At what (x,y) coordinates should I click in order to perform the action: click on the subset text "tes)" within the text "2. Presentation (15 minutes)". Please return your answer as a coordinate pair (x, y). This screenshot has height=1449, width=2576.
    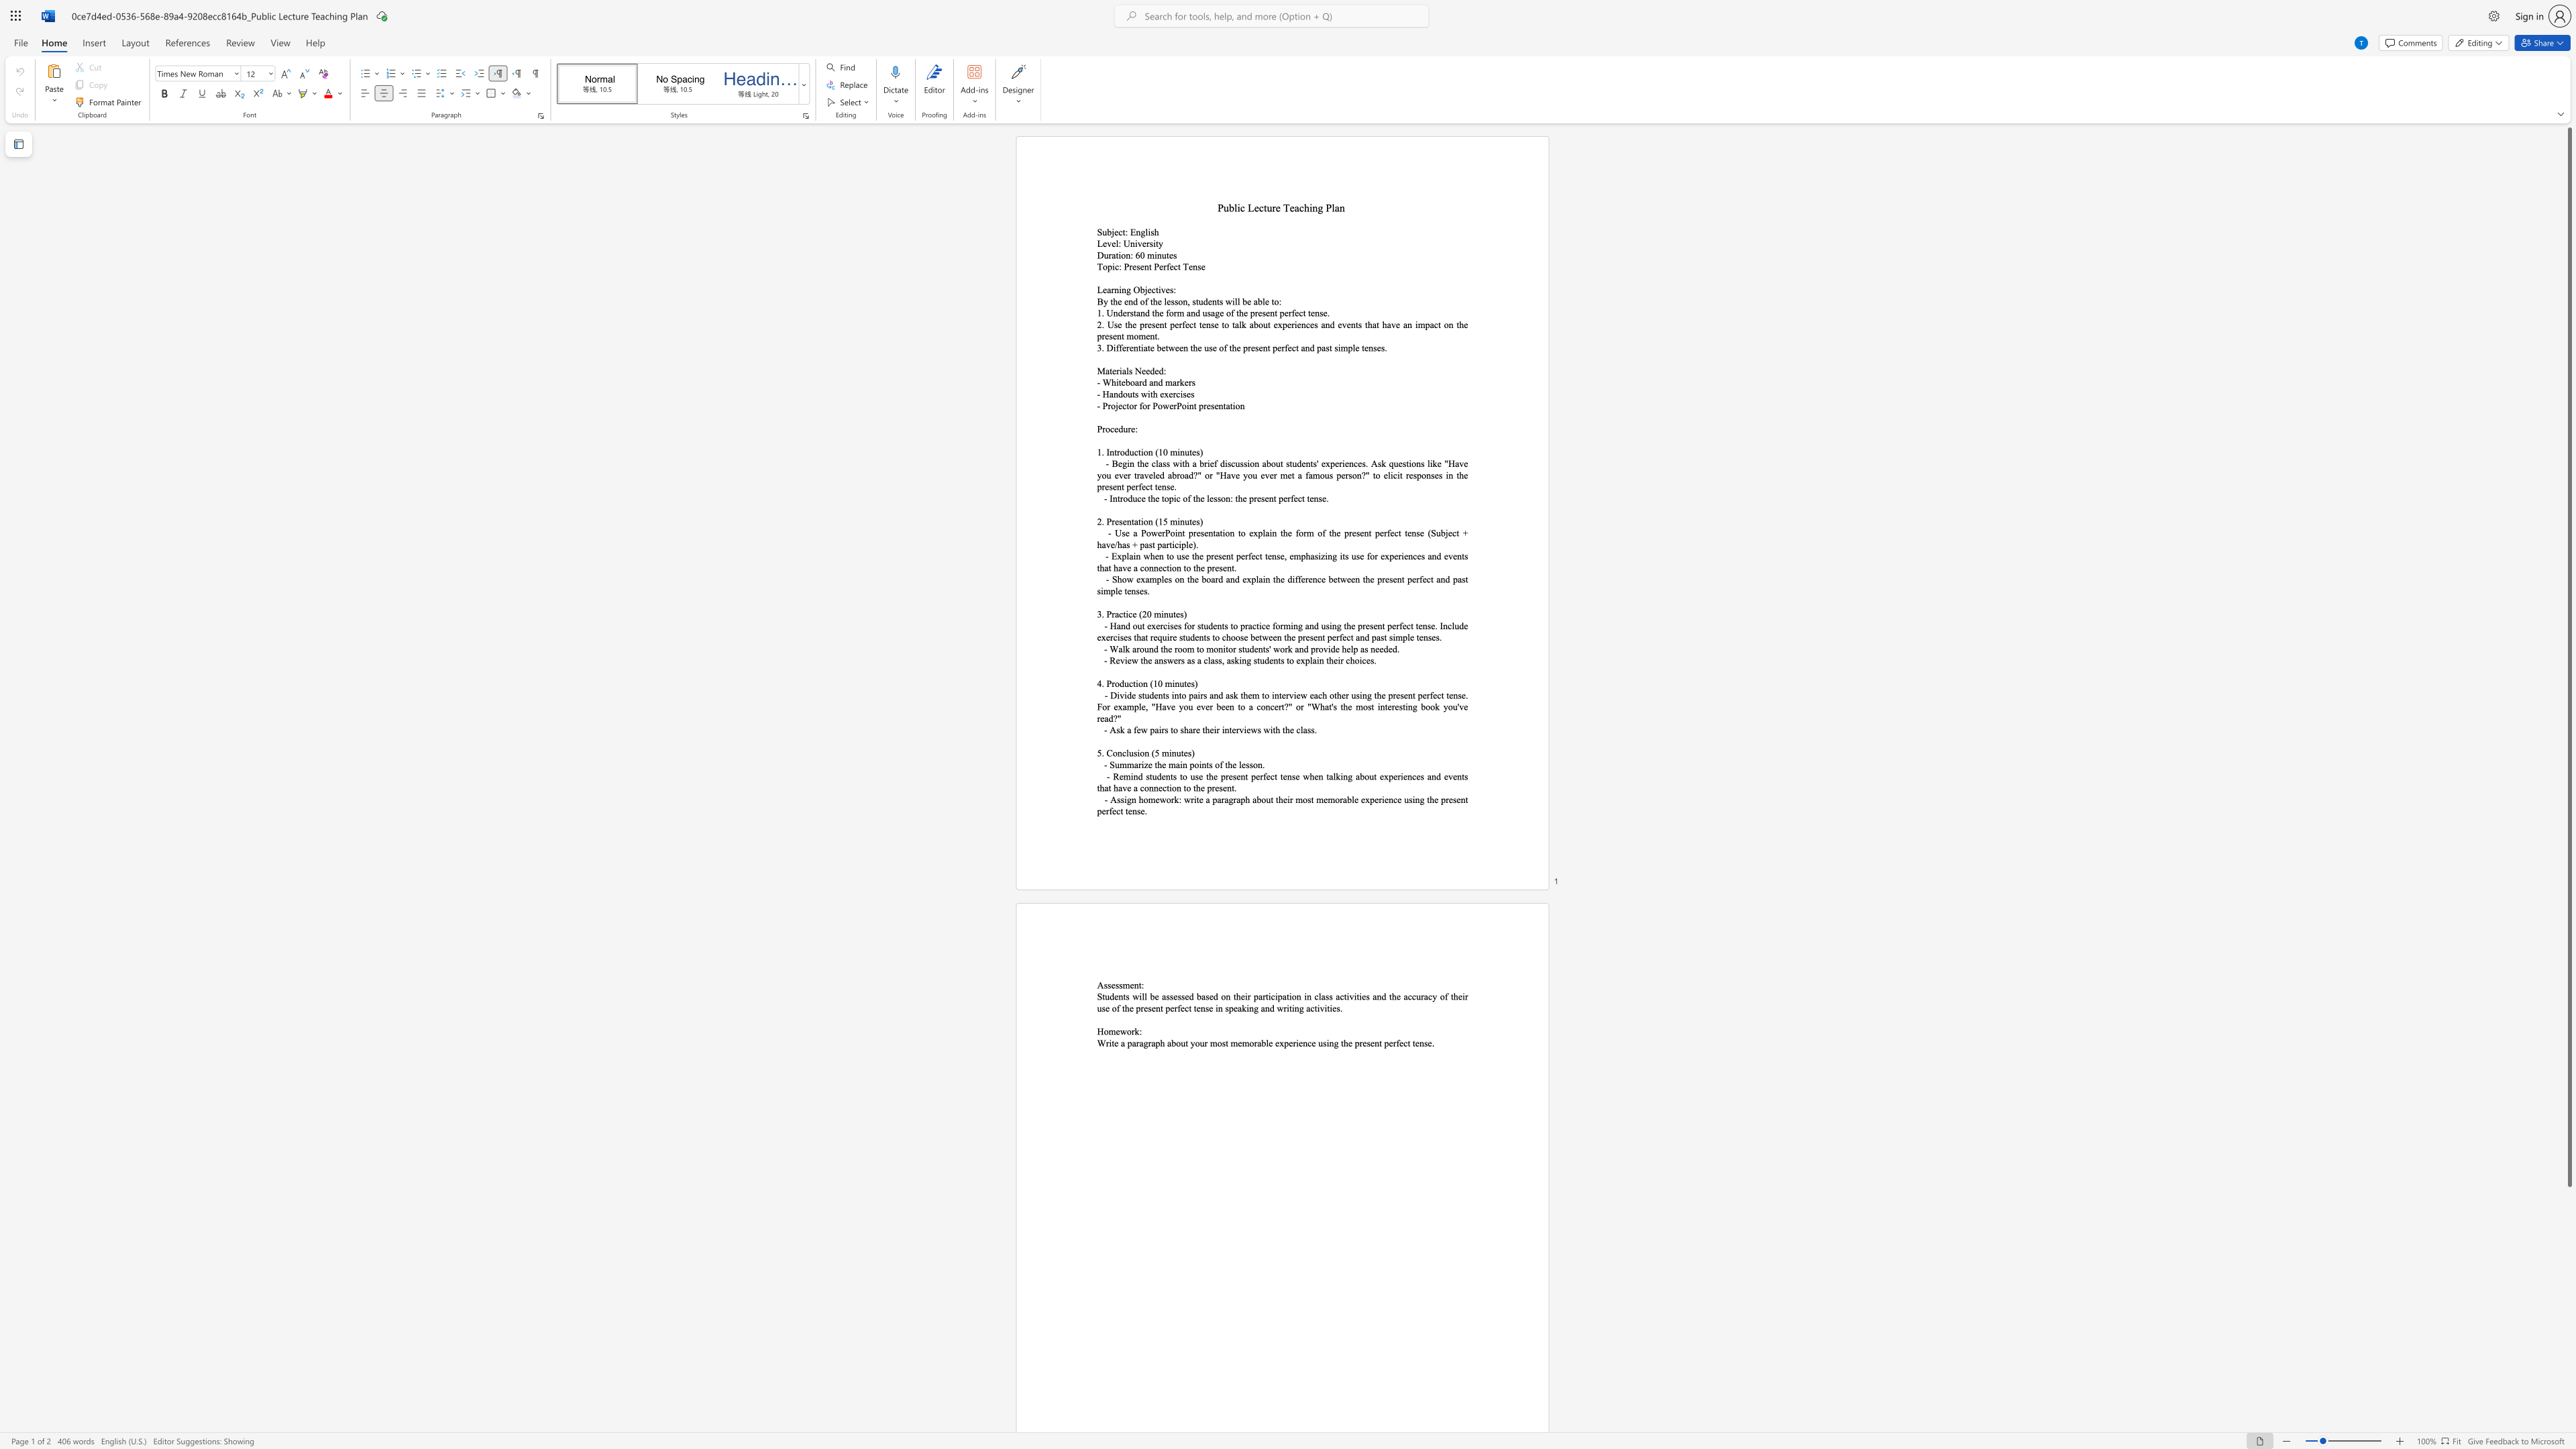
    Looking at the image, I should click on (1189, 520).